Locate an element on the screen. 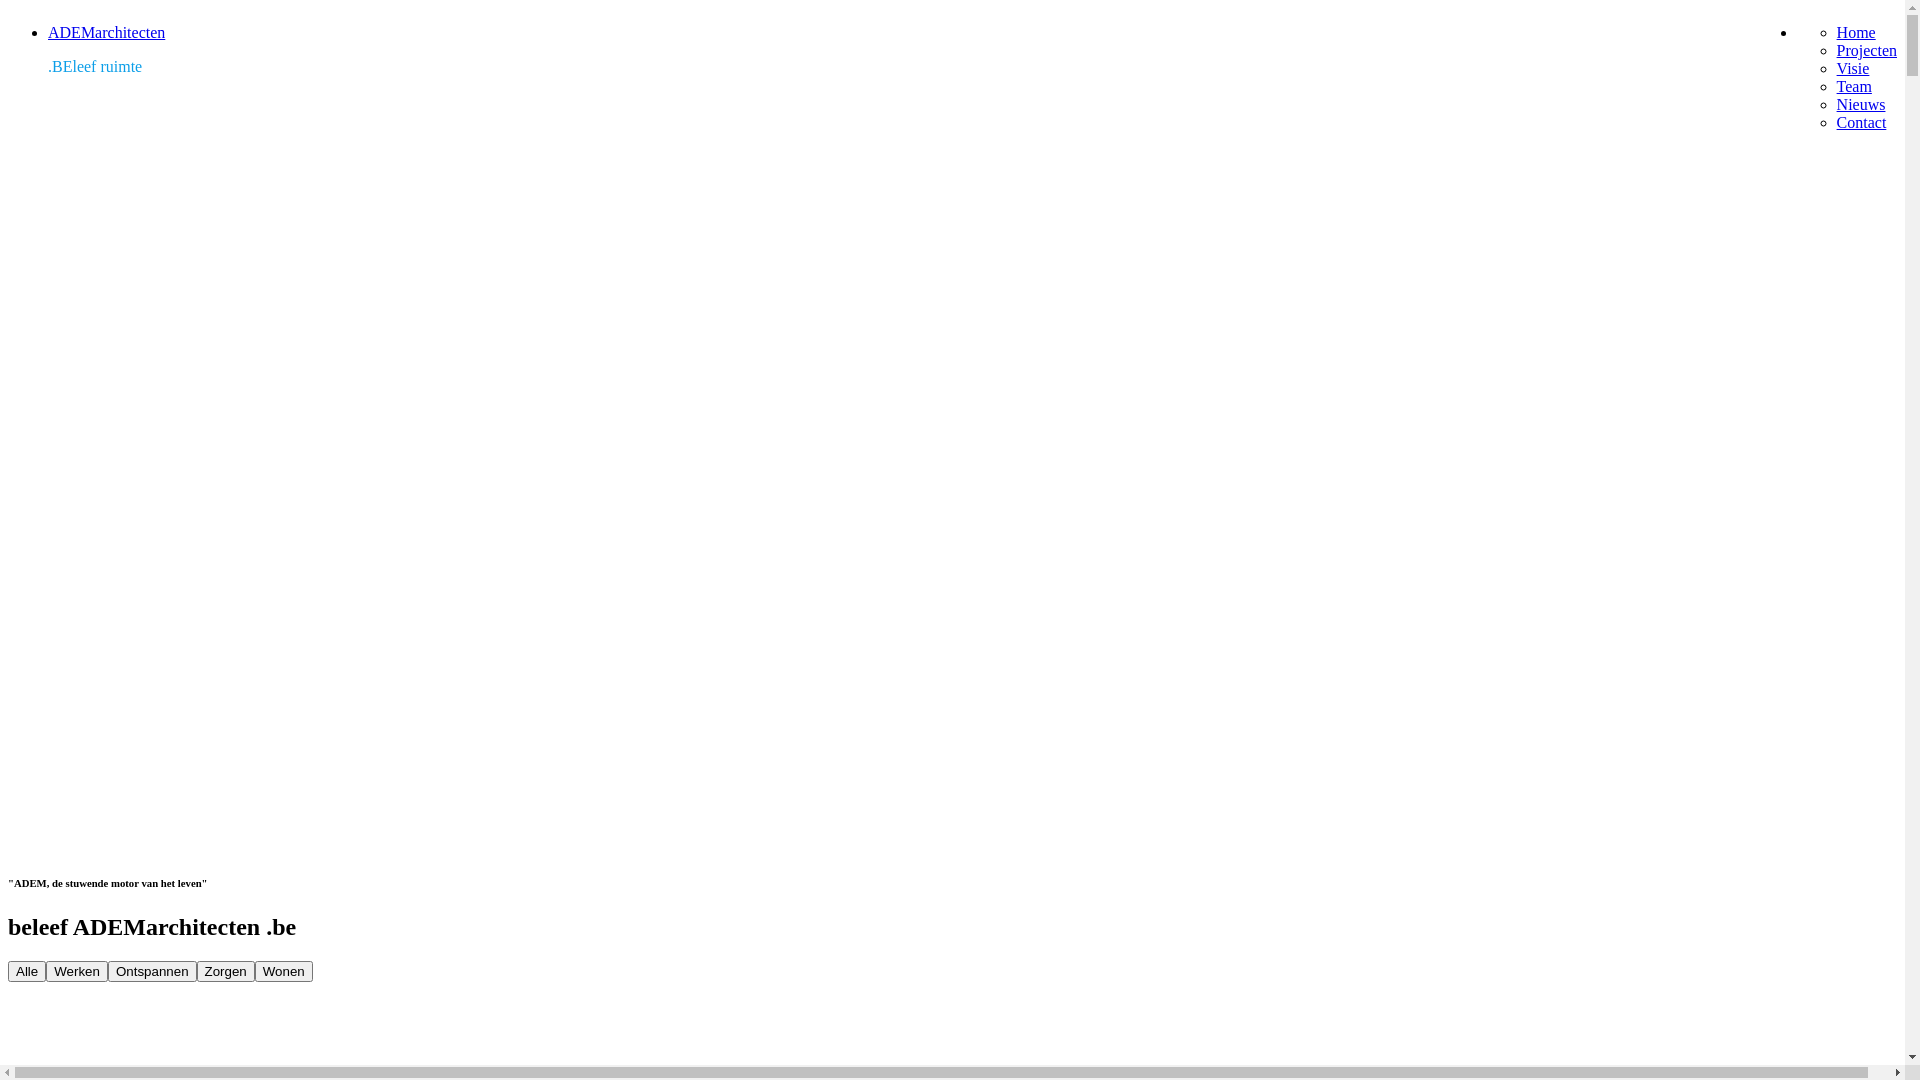 The width and height of the screenshot is (1920, 1080). 'Contact' is located at coordinates (1861, 122).